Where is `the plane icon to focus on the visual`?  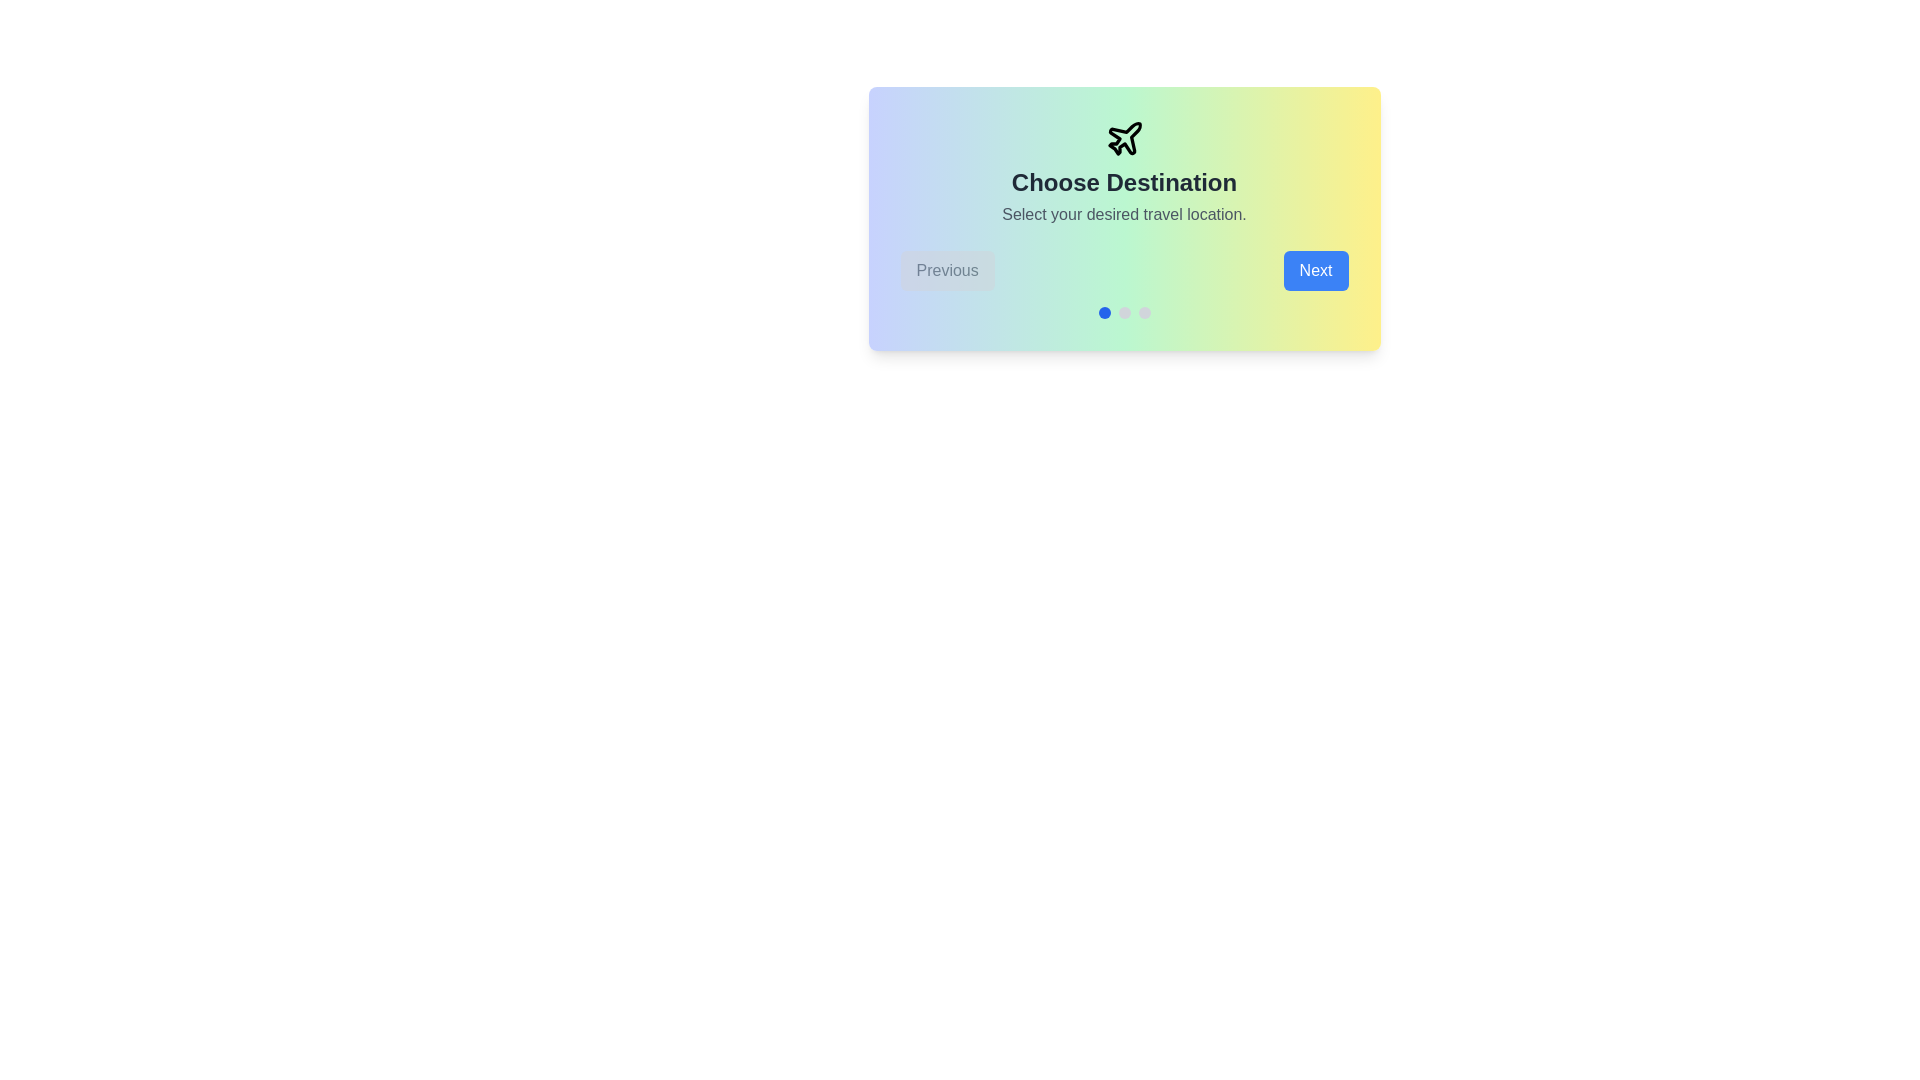 the plane icon to focus on the visual is located at coordinates (1124, 137).